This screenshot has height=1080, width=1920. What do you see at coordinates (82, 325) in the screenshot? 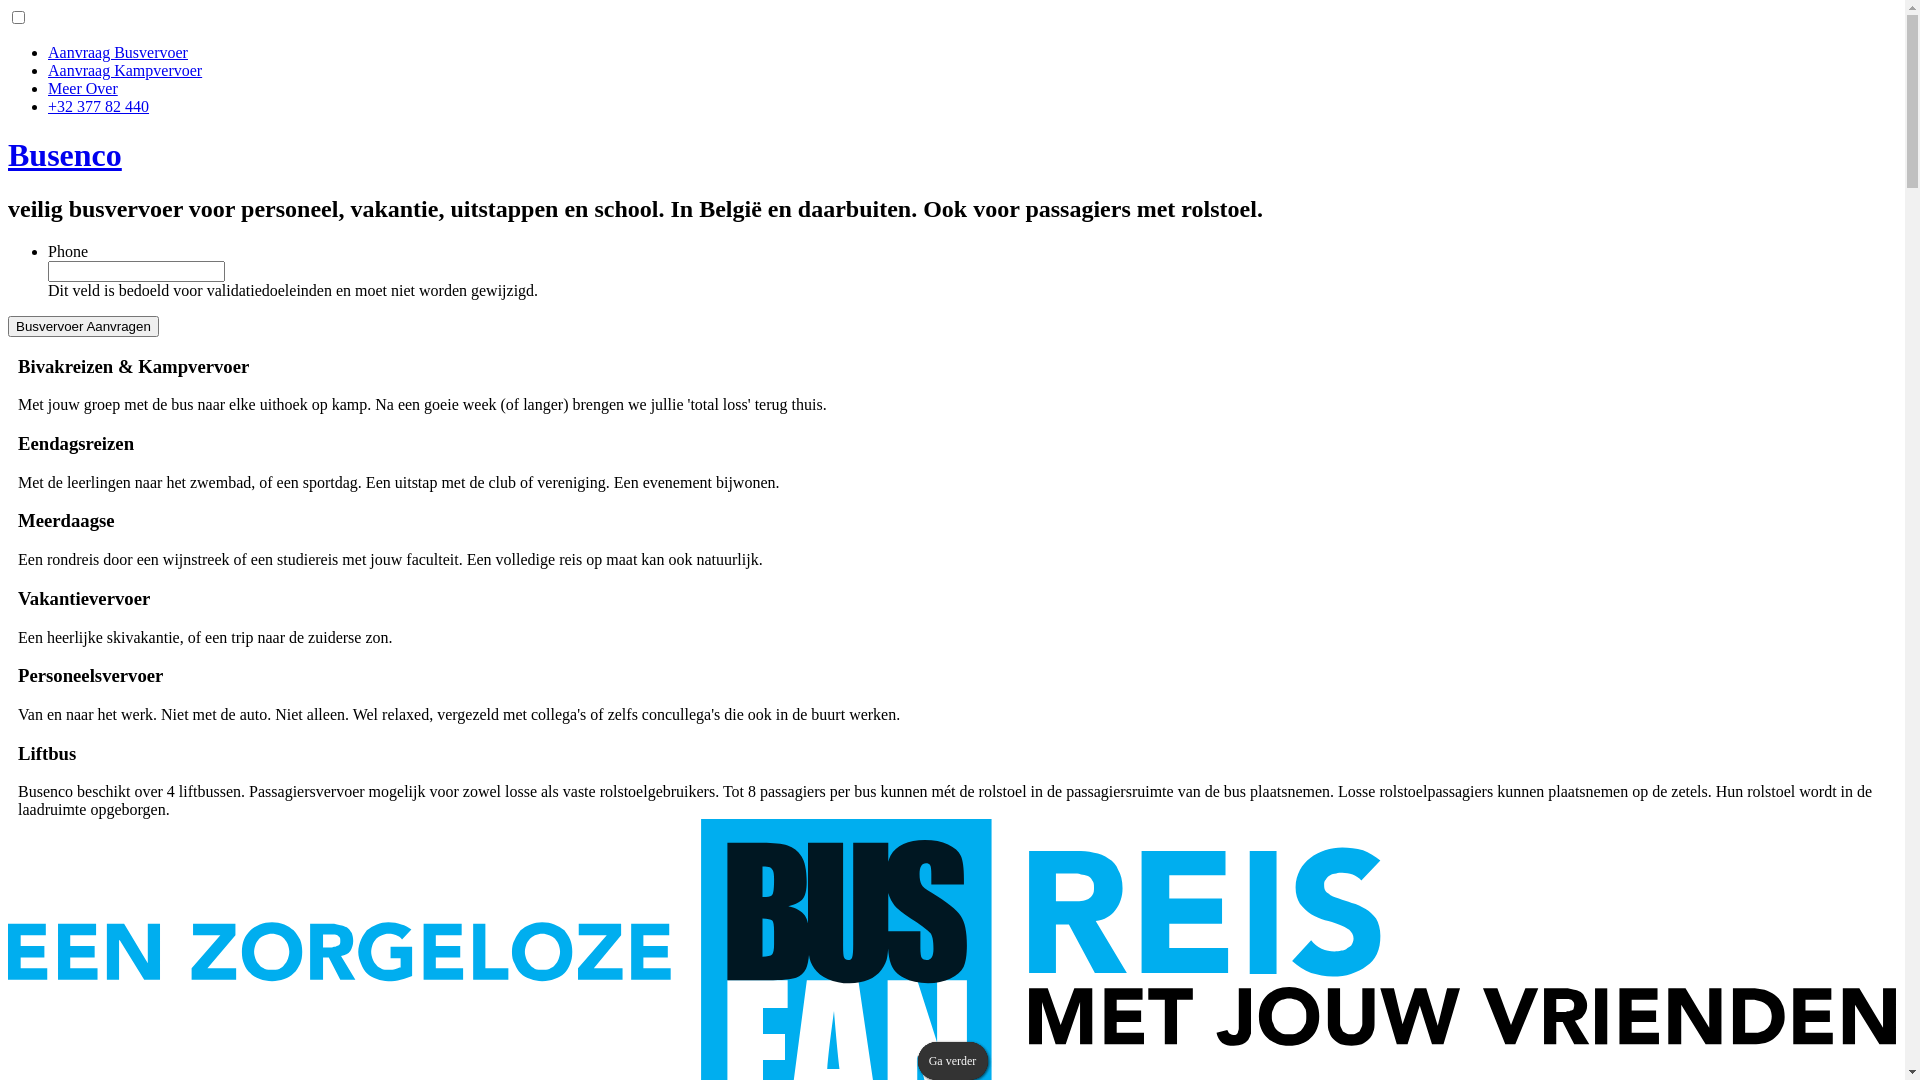
I see `'Busvervoer Aanvragen'` at bounding box center [82, 325].